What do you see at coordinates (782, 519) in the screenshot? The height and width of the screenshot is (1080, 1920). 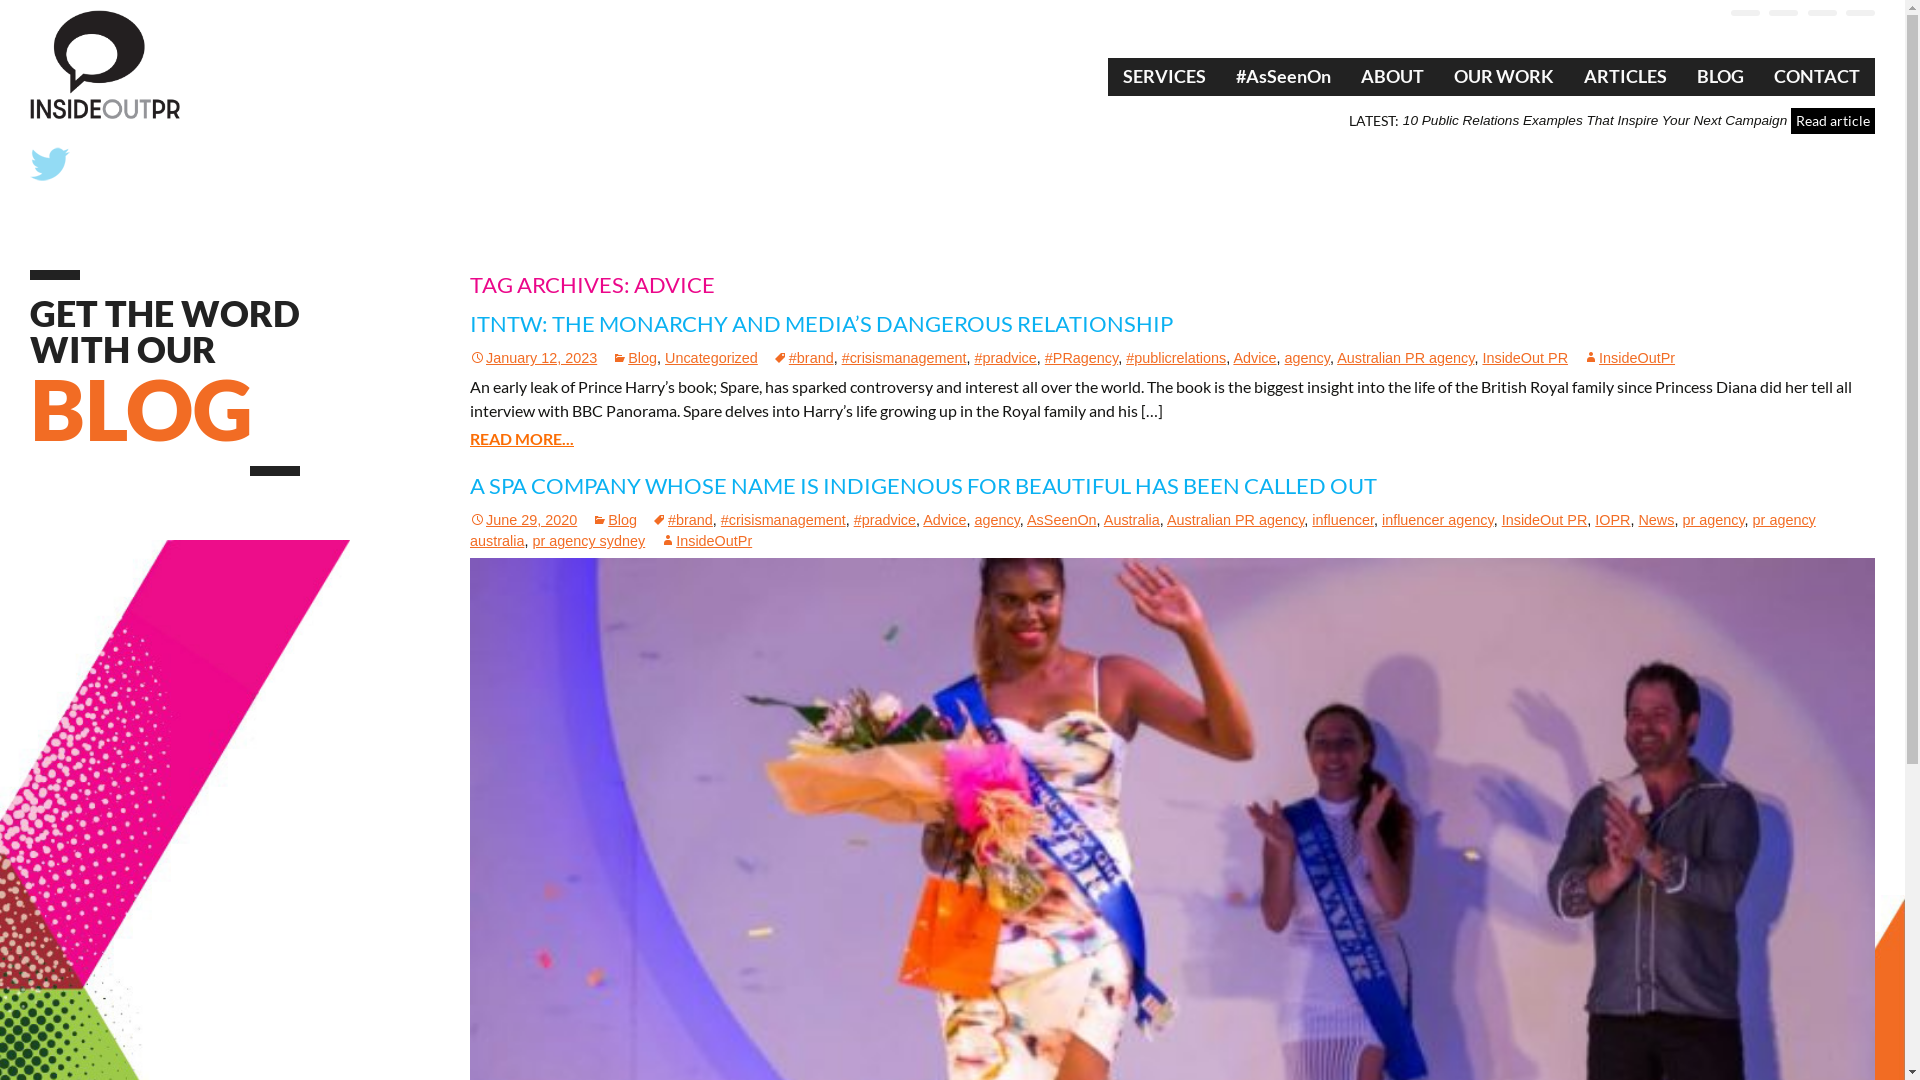 I see `'#crisismanagement'` at bounding box center [782, 519].